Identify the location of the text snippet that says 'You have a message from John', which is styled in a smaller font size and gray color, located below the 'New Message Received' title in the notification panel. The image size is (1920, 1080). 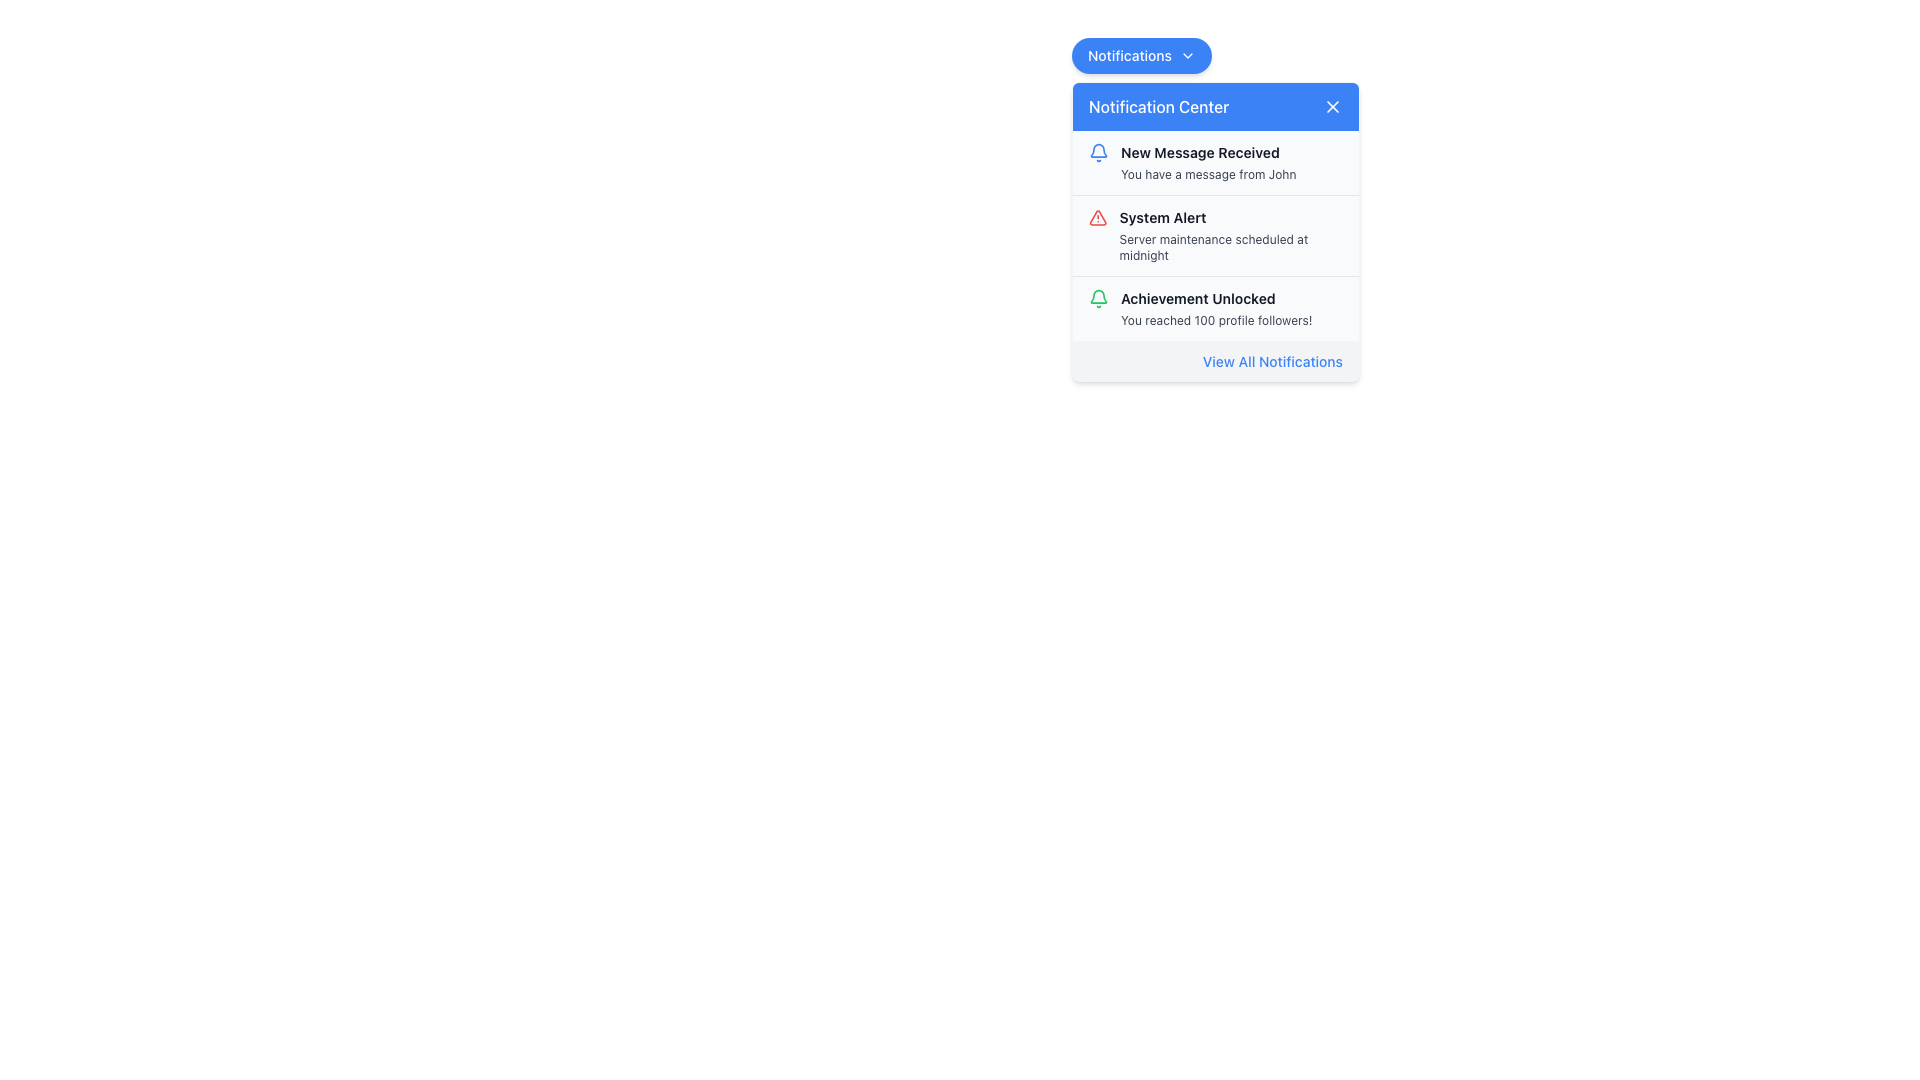
(1207, 173).